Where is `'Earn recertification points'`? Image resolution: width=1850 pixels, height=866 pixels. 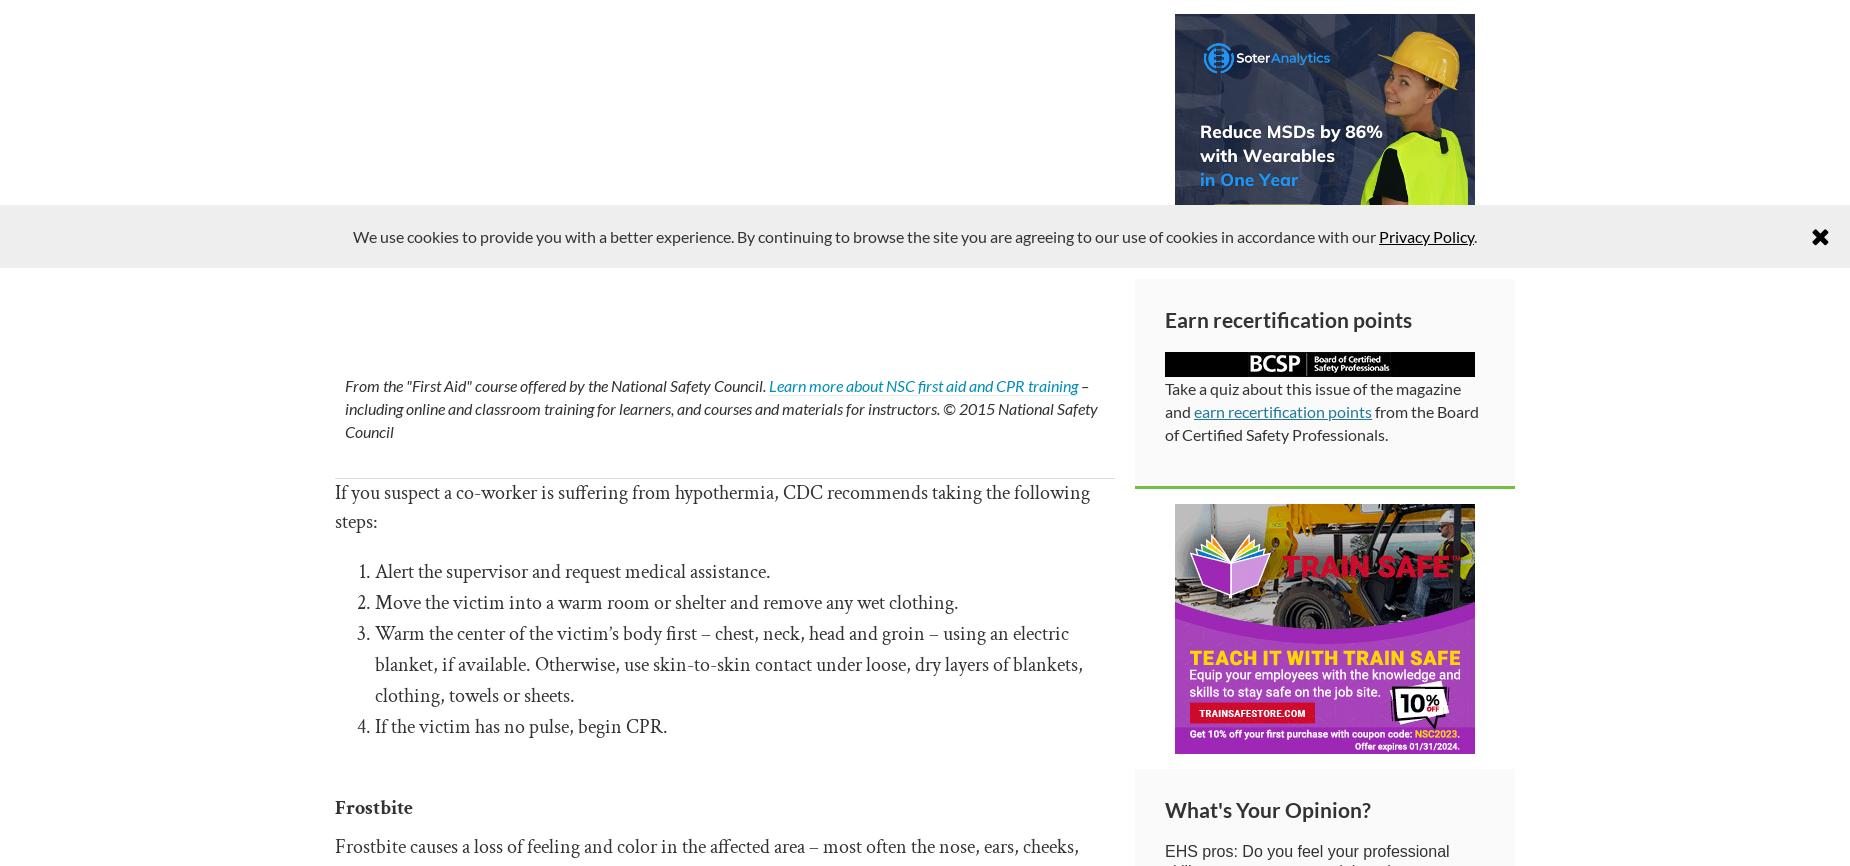 'Earn recertification points' is located at coordinates (1163, 318).